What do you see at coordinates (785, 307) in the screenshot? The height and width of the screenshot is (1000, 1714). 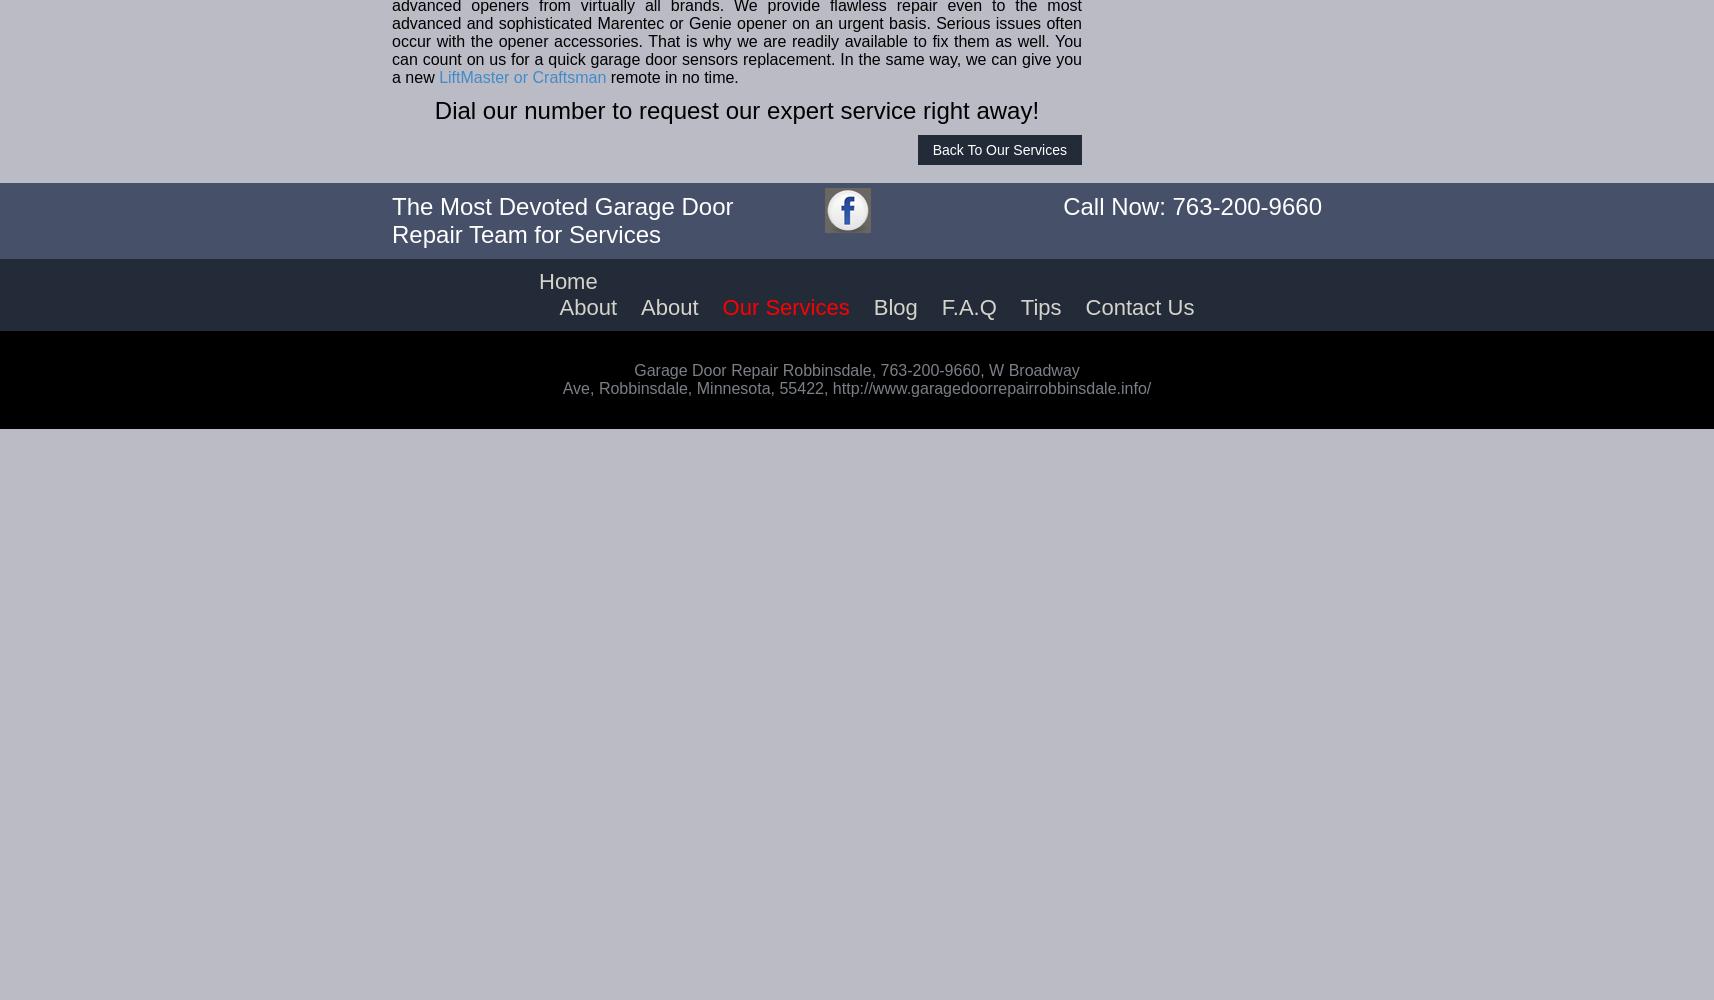 I see `'Our Services'` at bounding box center [785, 307].